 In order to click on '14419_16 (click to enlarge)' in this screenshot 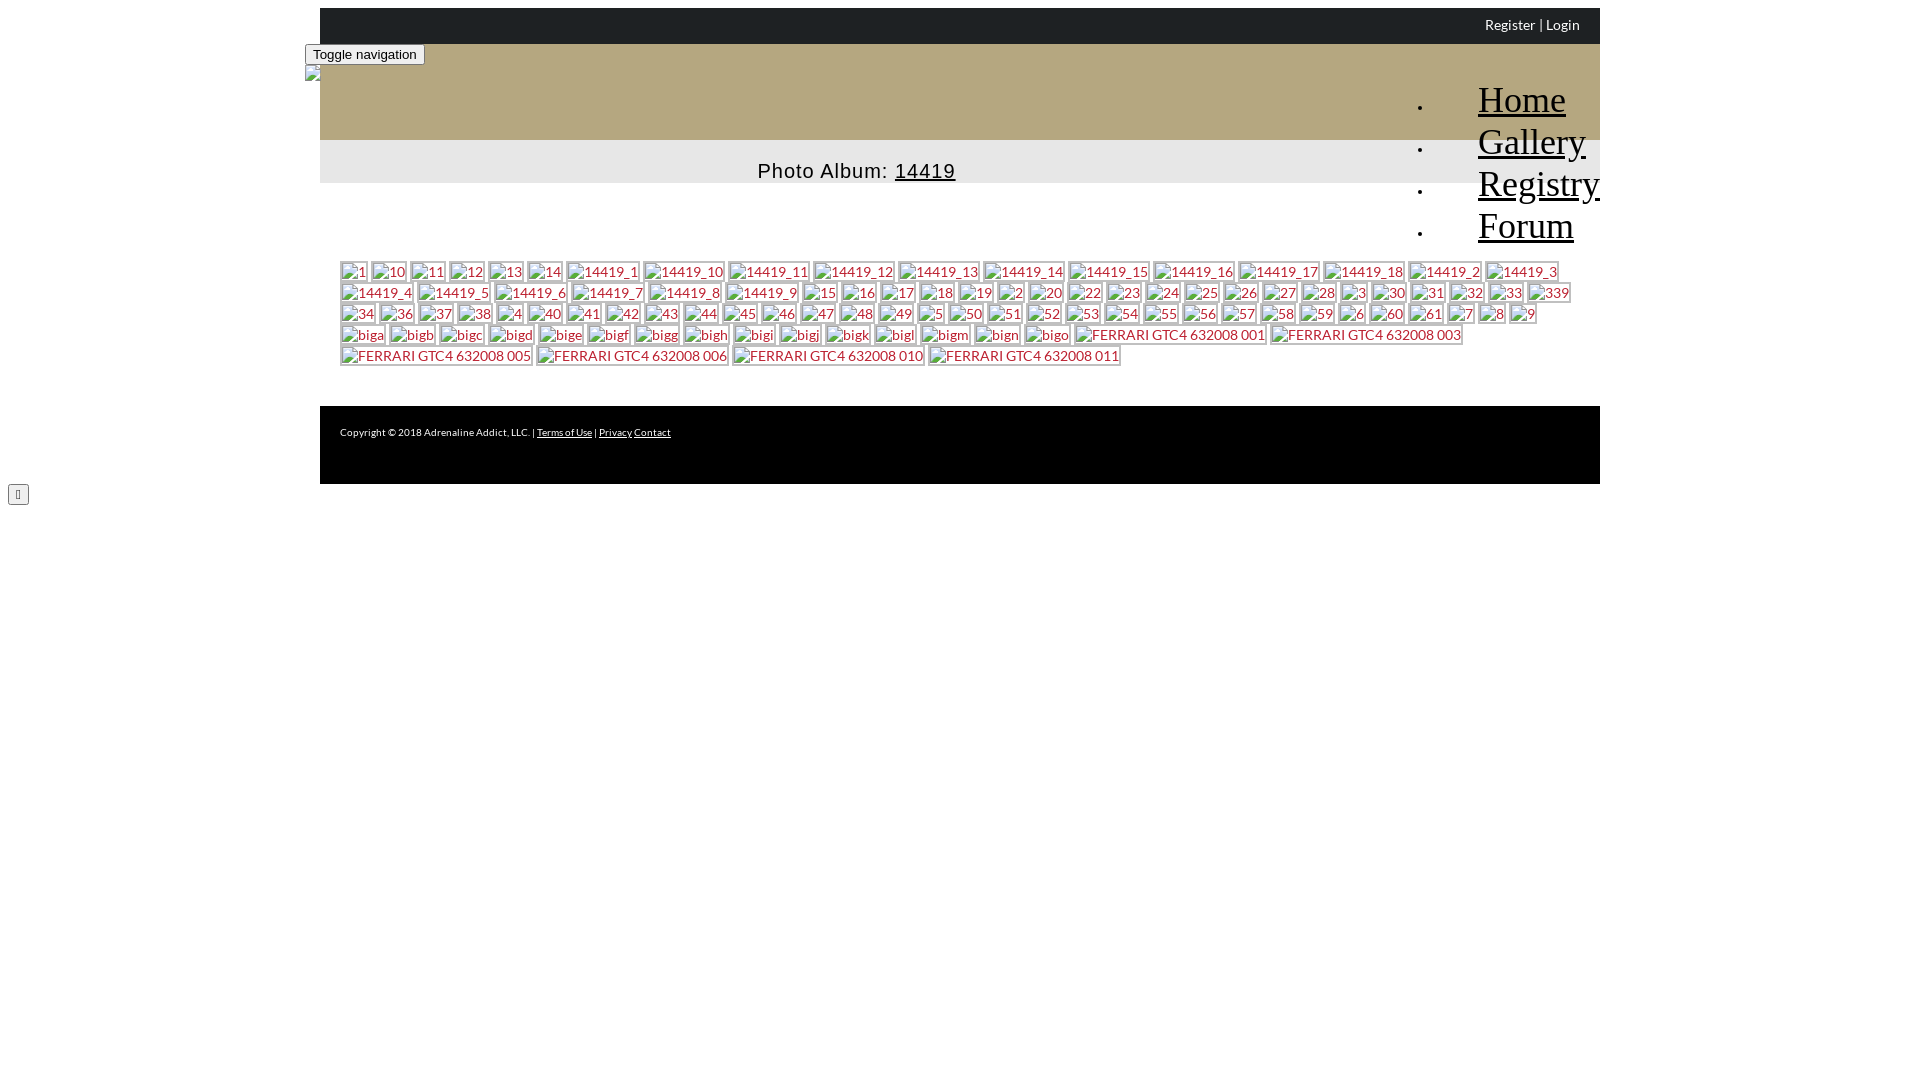, I will do `click(1194, 271)`.